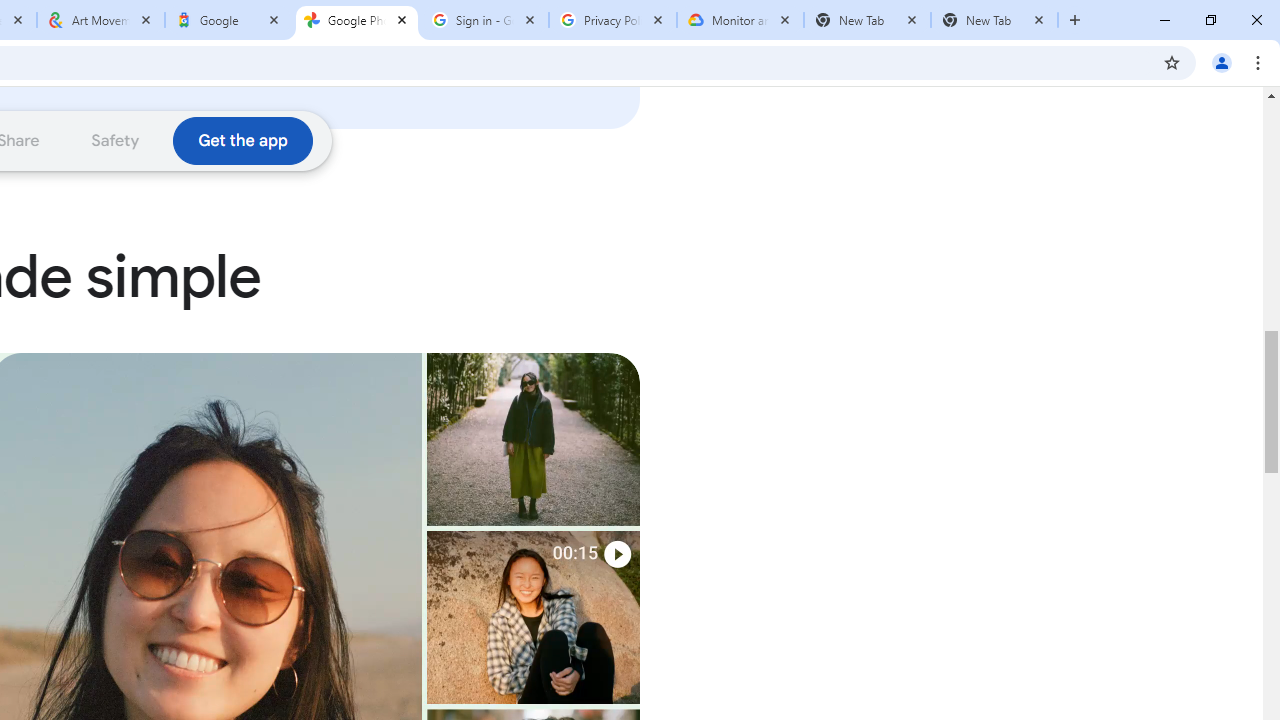 The image size is (1280, 720). Describe the element at coordinates (994, 20) in the screenshot. I see `'New Tab'` at that location.